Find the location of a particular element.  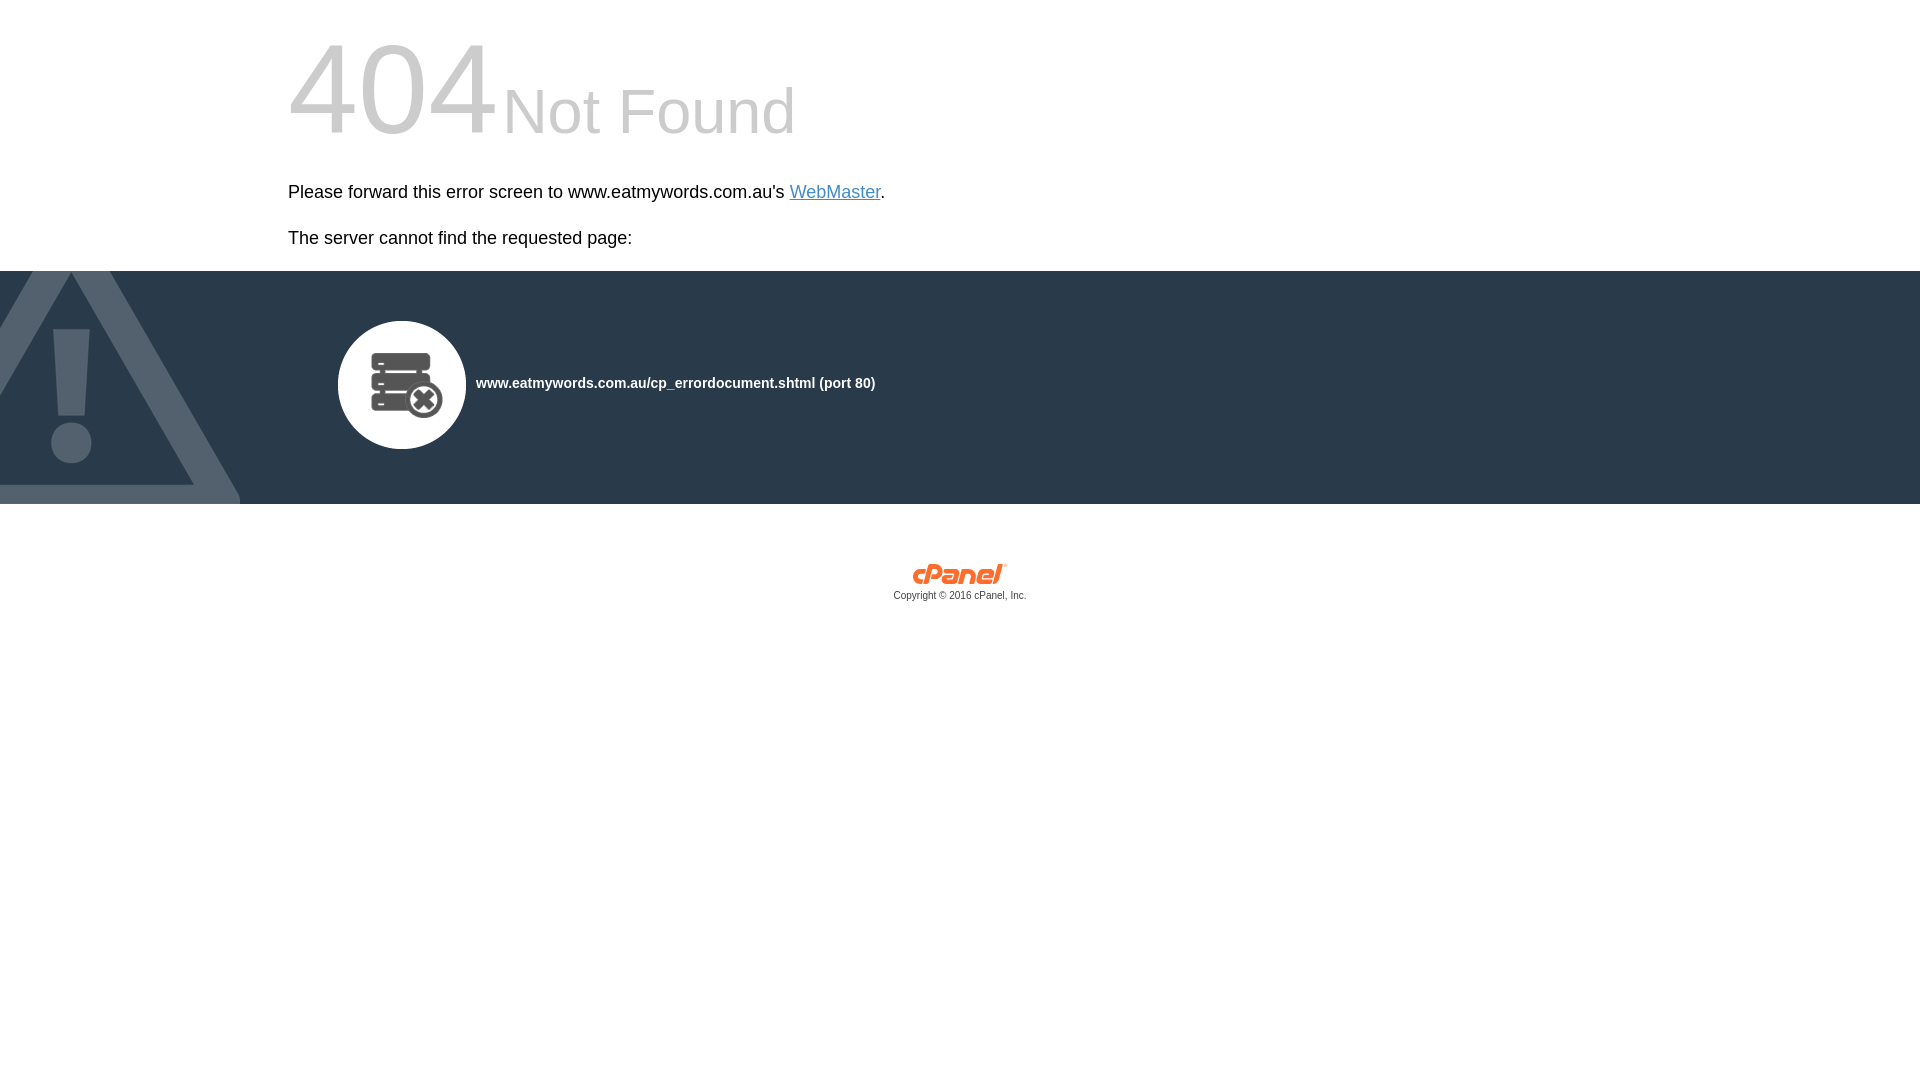

'WebMaster' is located at coordinates (789, 192).